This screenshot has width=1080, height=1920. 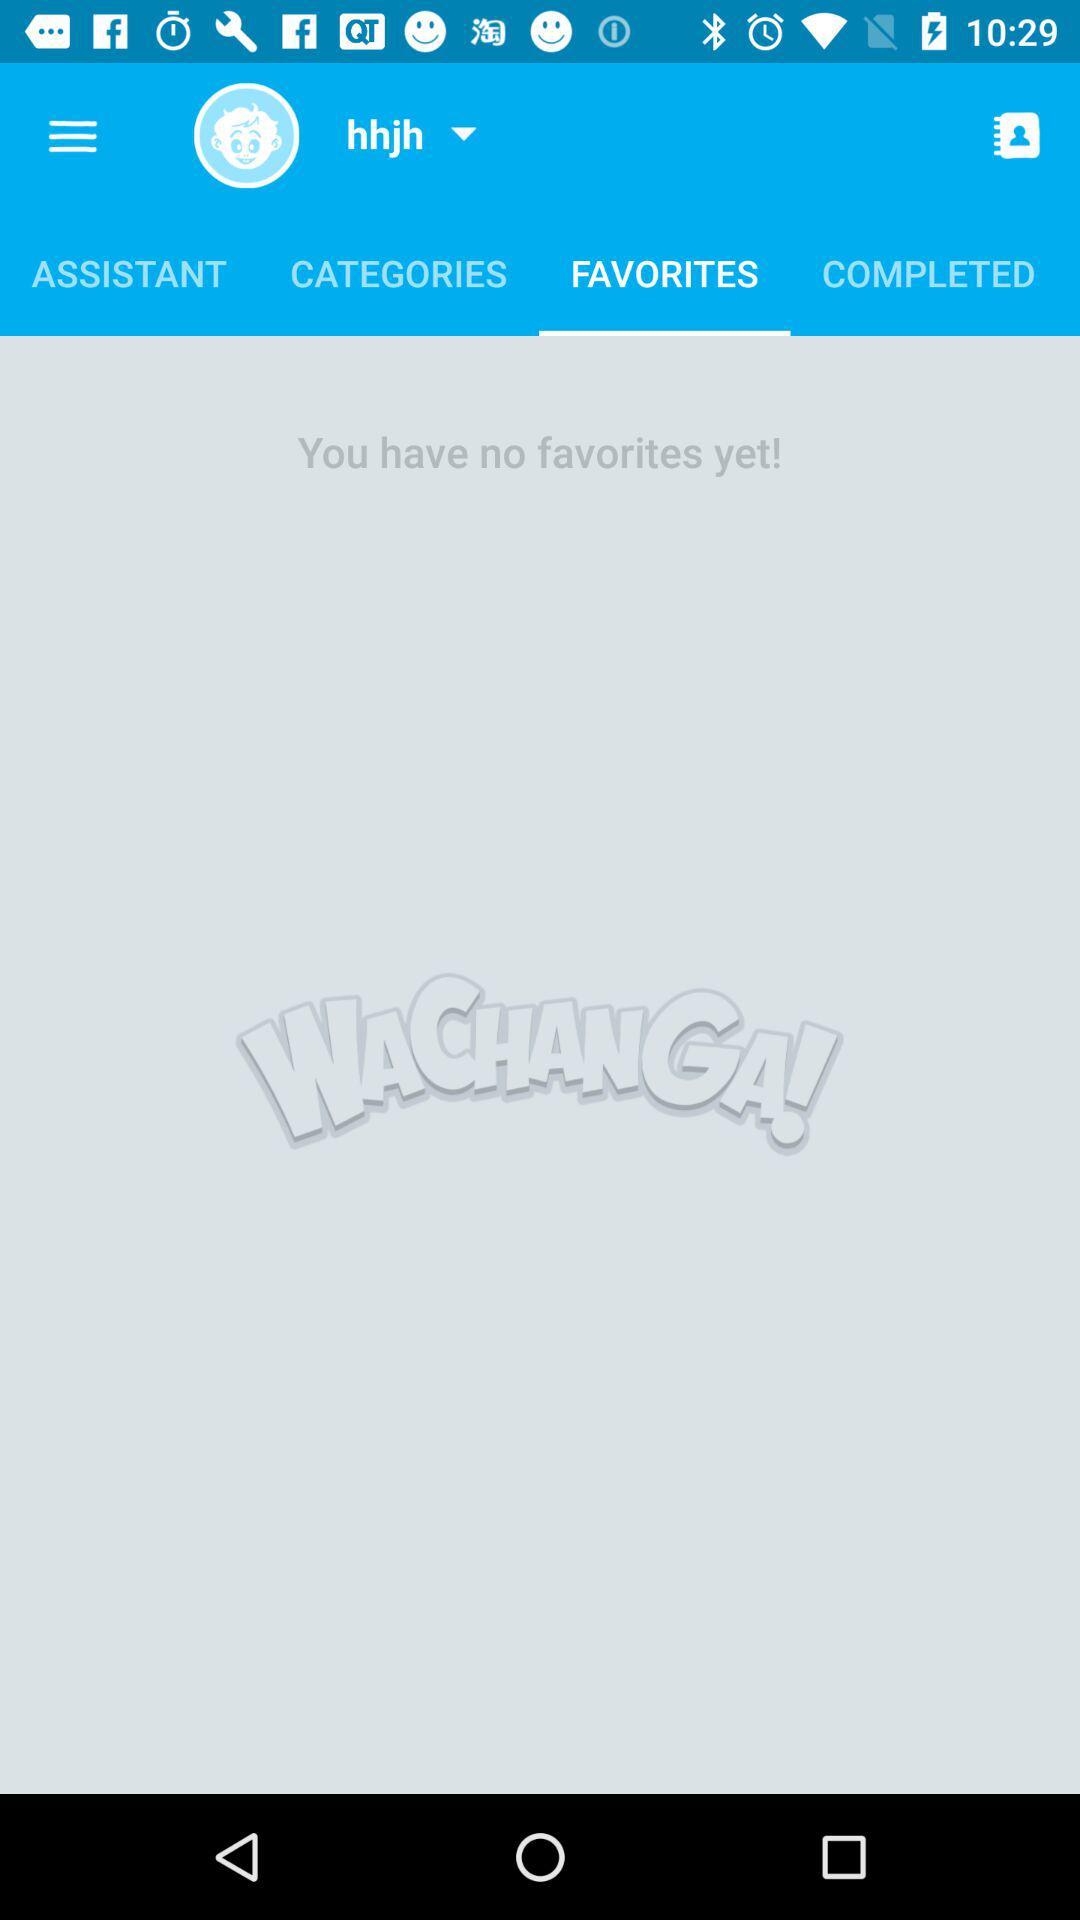 I want to click on shows symbol icon, so click(x=245, y=134).